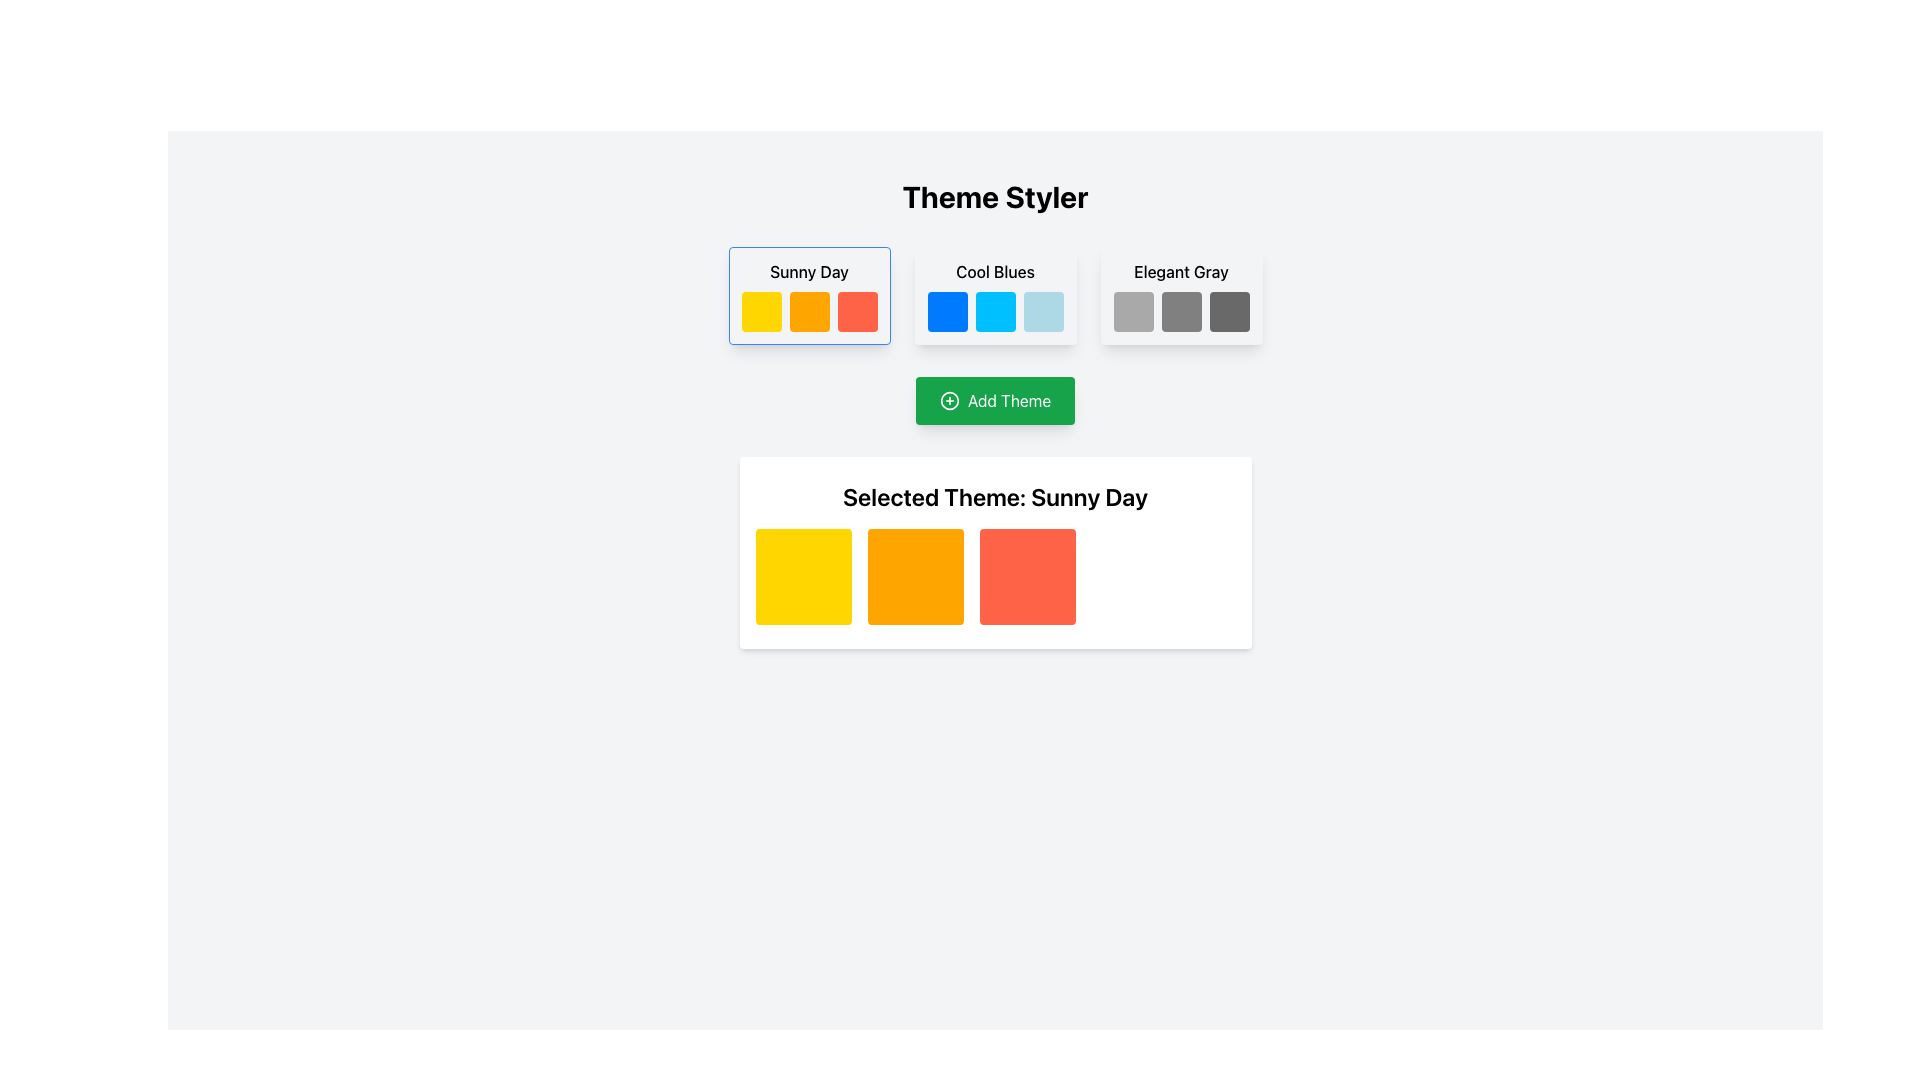  I want to click on the button located below the three theme preview sections ('Sunny Day', 'Cool Blues', 'Elegant Gray') to initiate the theme addition process, so click(995, 401).